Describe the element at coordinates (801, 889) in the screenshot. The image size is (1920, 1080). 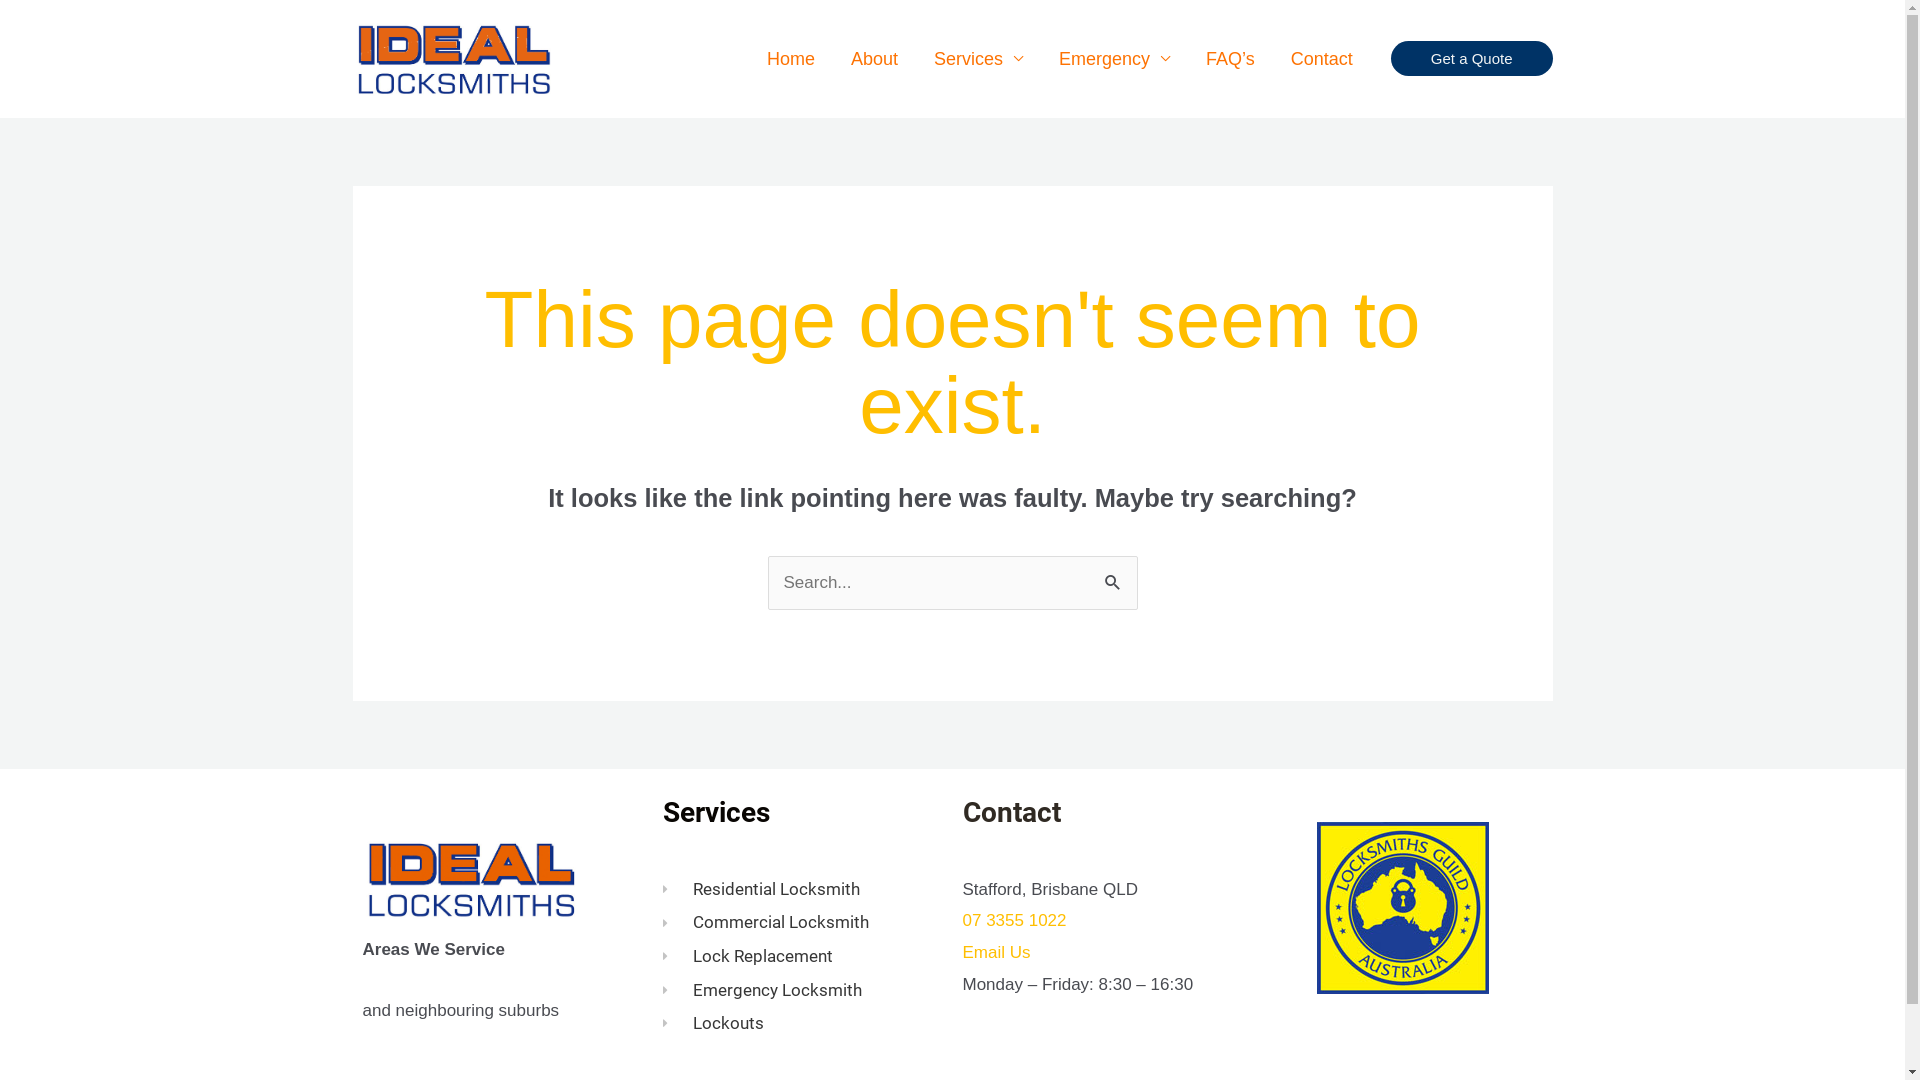
I see `'Residential Locksmith'` at that location.